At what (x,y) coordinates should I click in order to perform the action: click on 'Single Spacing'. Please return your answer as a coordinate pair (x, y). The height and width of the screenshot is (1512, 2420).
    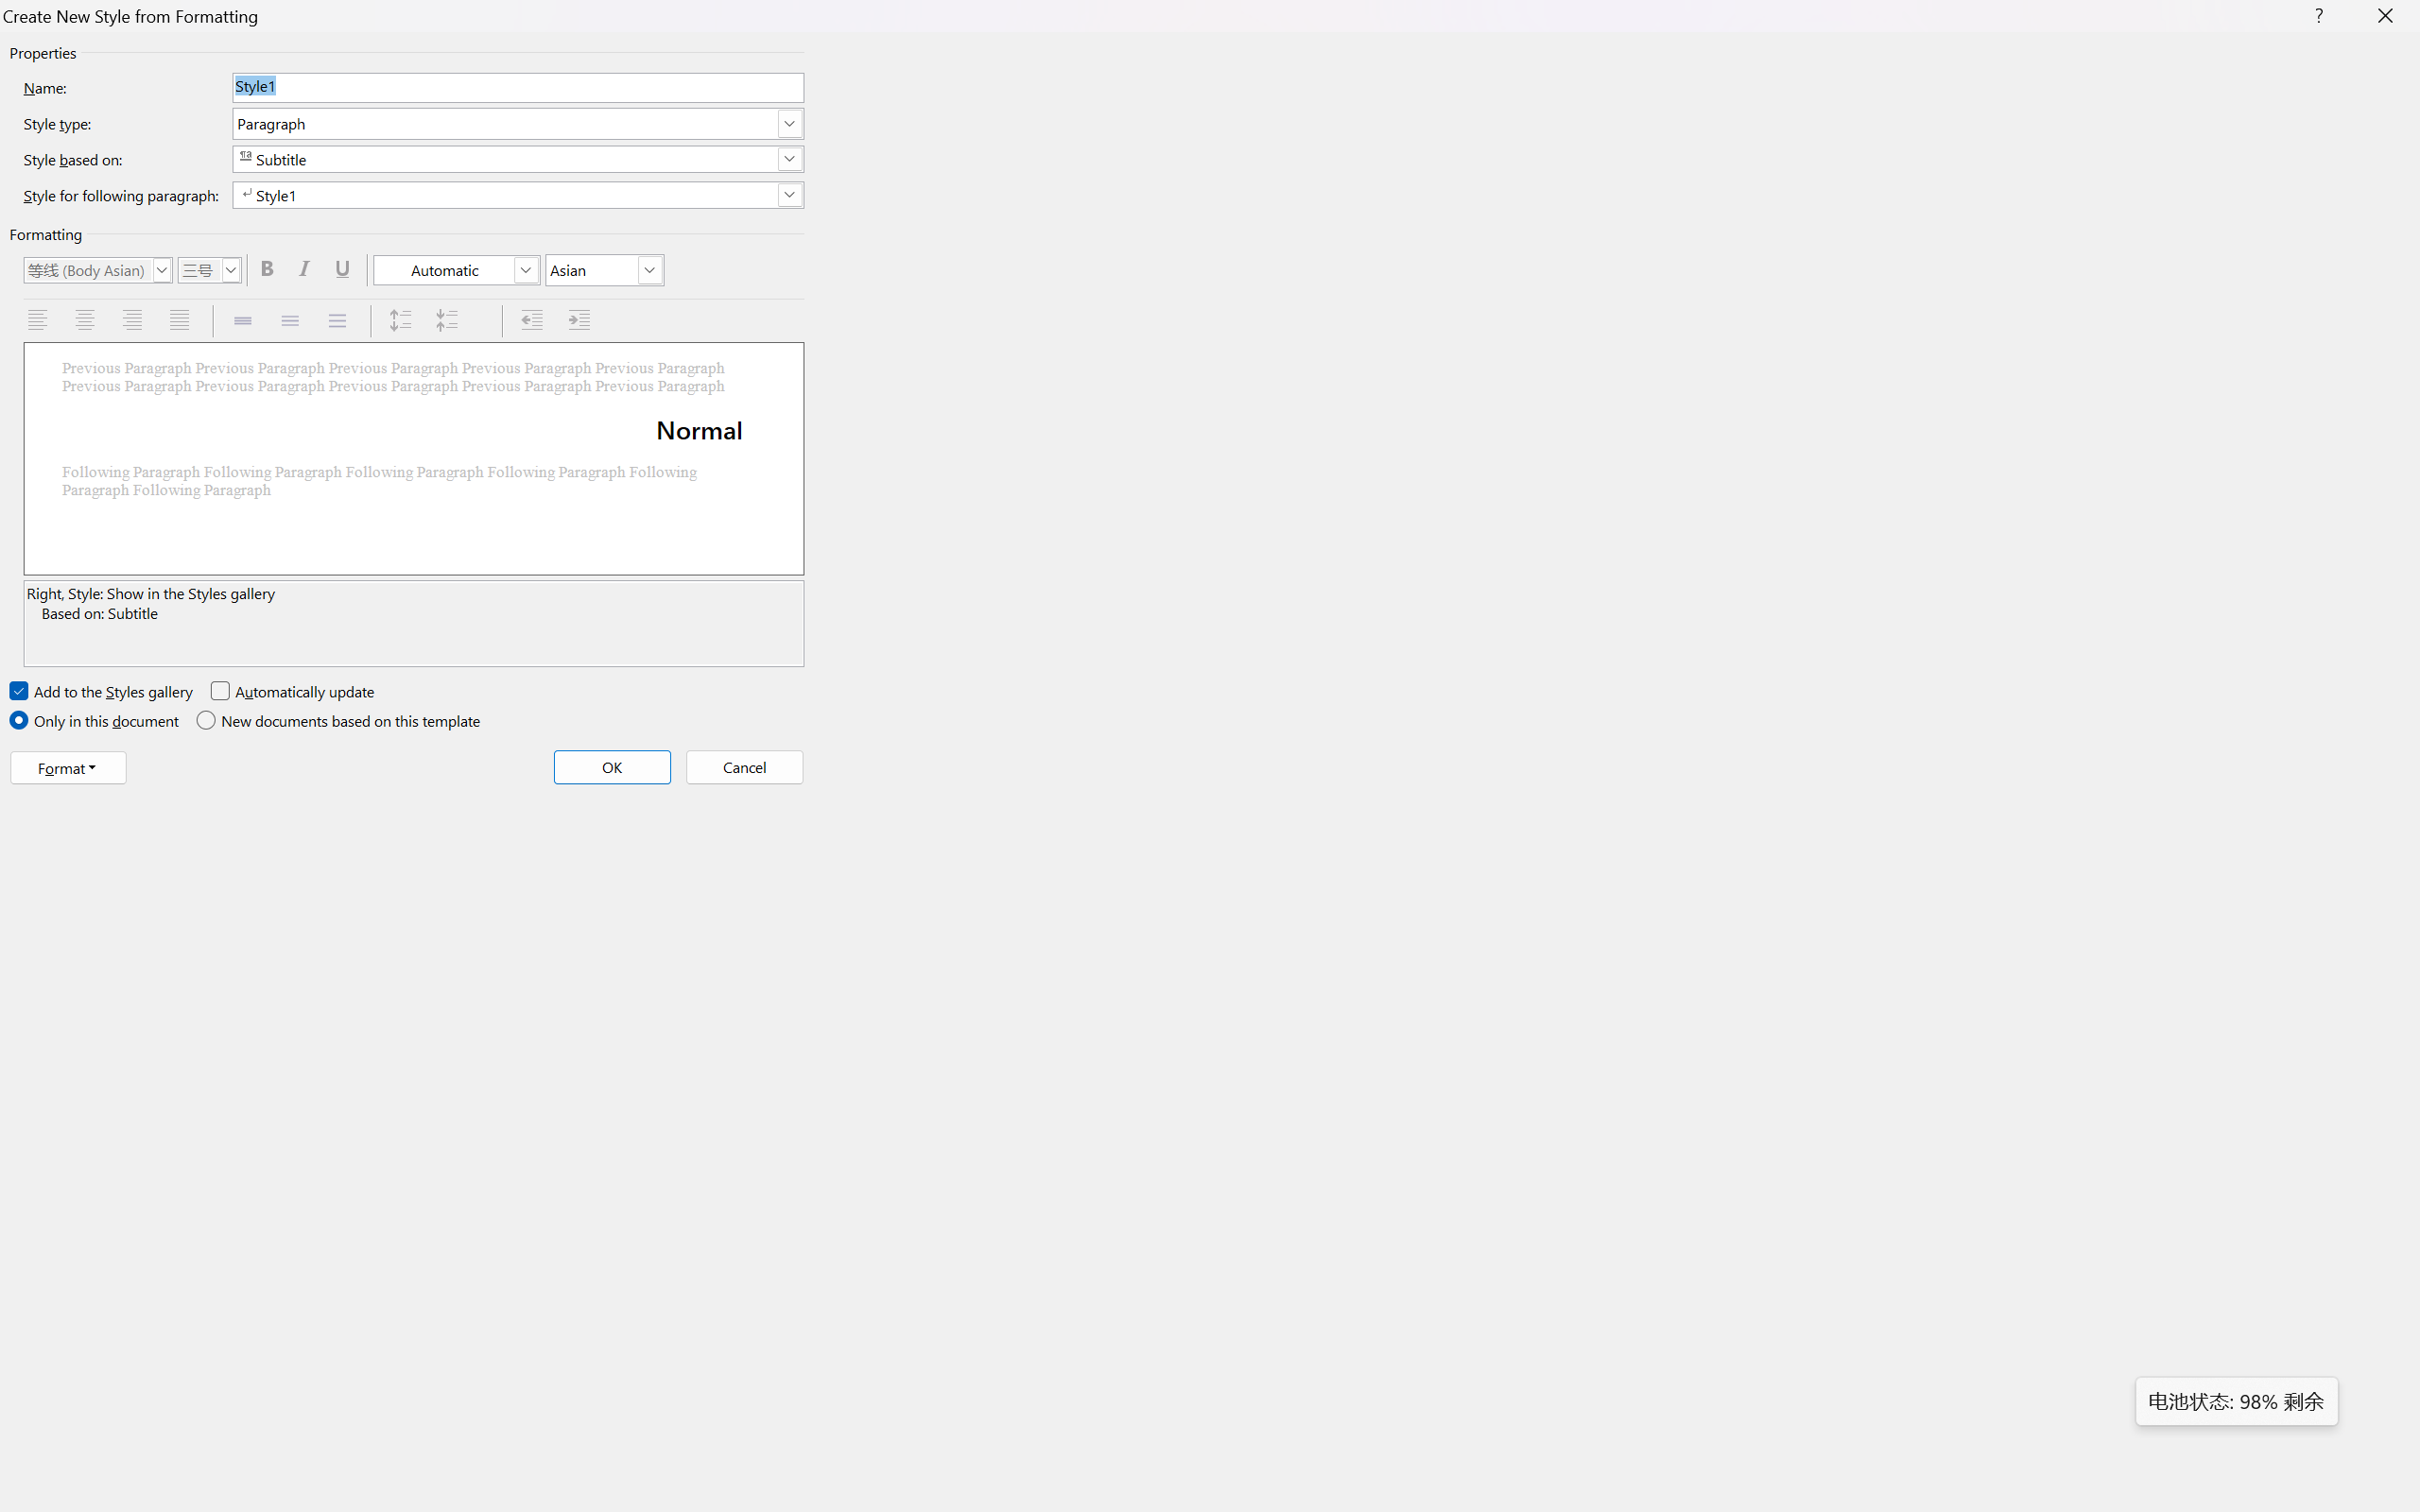
    Looking at the image, I should click on (245, 320).